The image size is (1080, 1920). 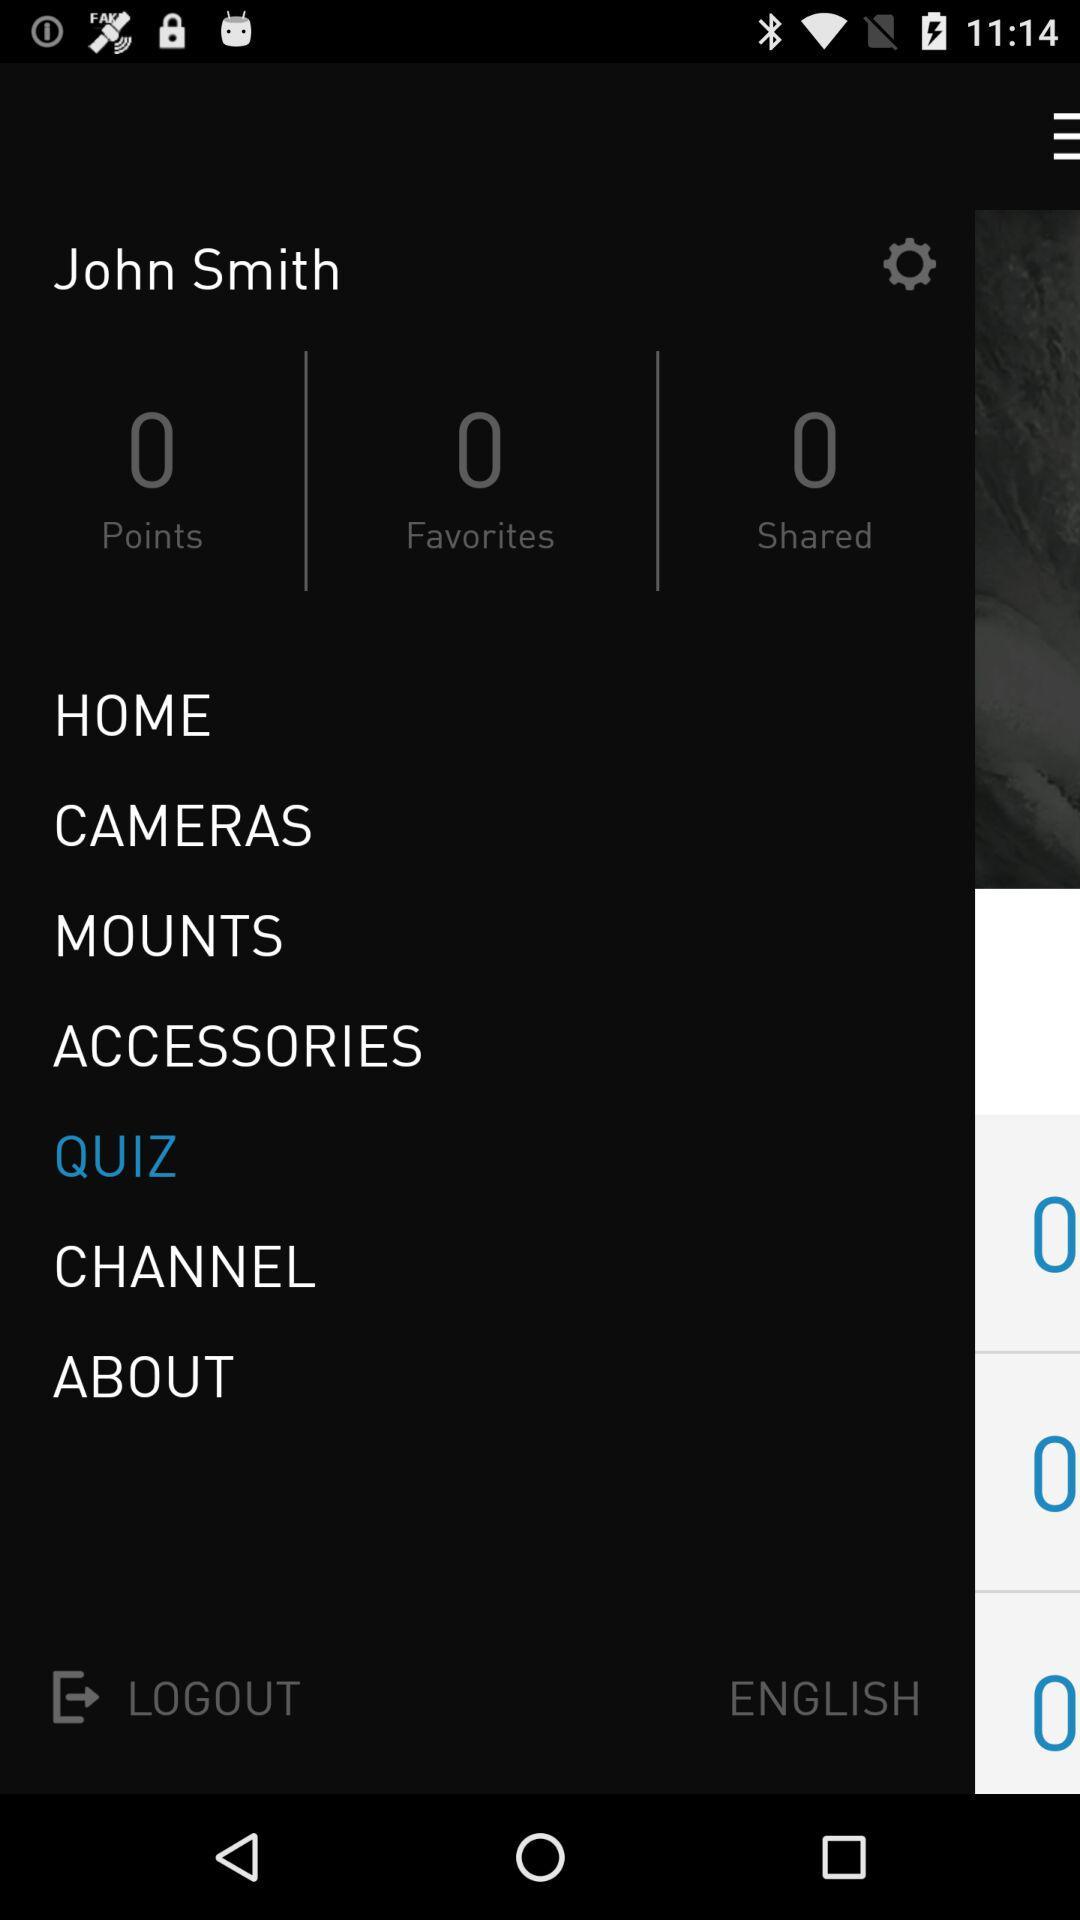 I want to click on the icon below the cameras, so click(x=167, y=933).